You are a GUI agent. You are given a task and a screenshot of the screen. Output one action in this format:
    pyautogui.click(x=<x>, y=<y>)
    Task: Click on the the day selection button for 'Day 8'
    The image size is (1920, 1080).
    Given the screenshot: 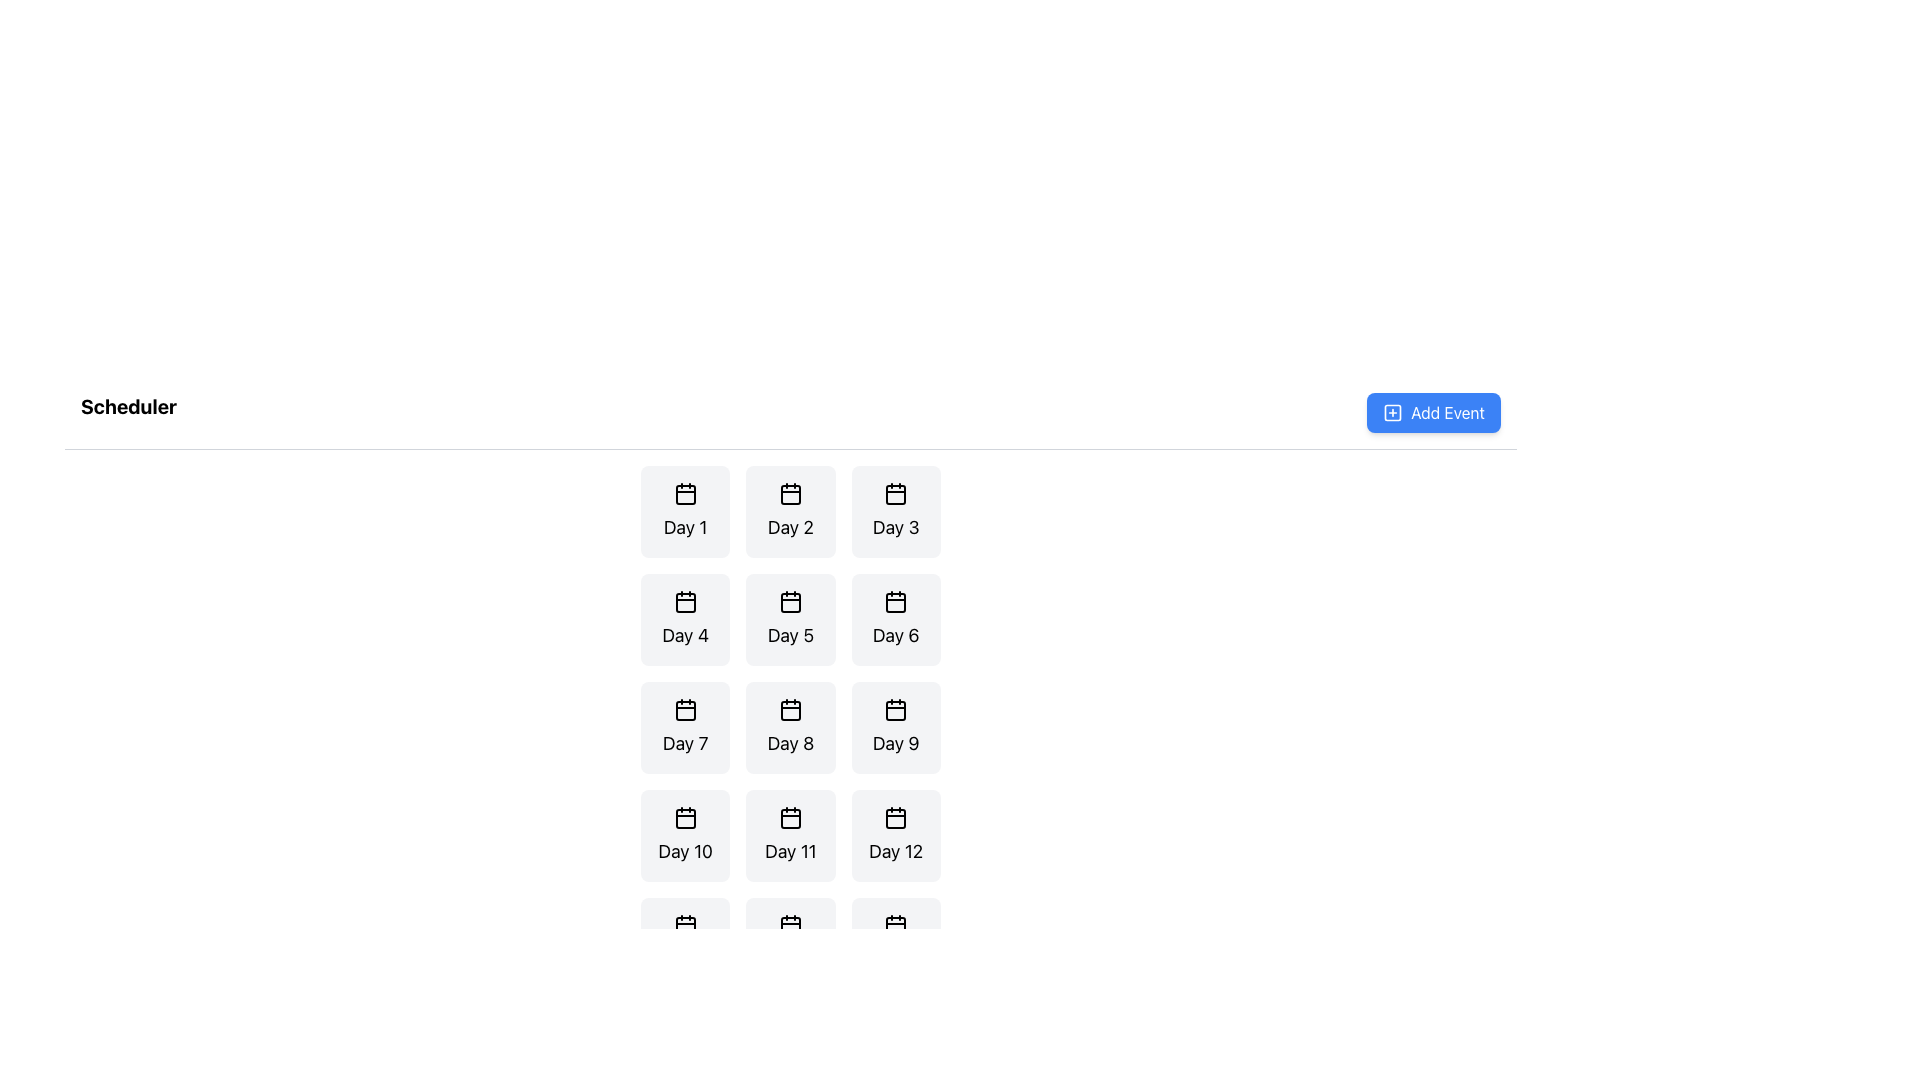 What is the action you would take?
    pyautogui.click(x=790, y=728)
    